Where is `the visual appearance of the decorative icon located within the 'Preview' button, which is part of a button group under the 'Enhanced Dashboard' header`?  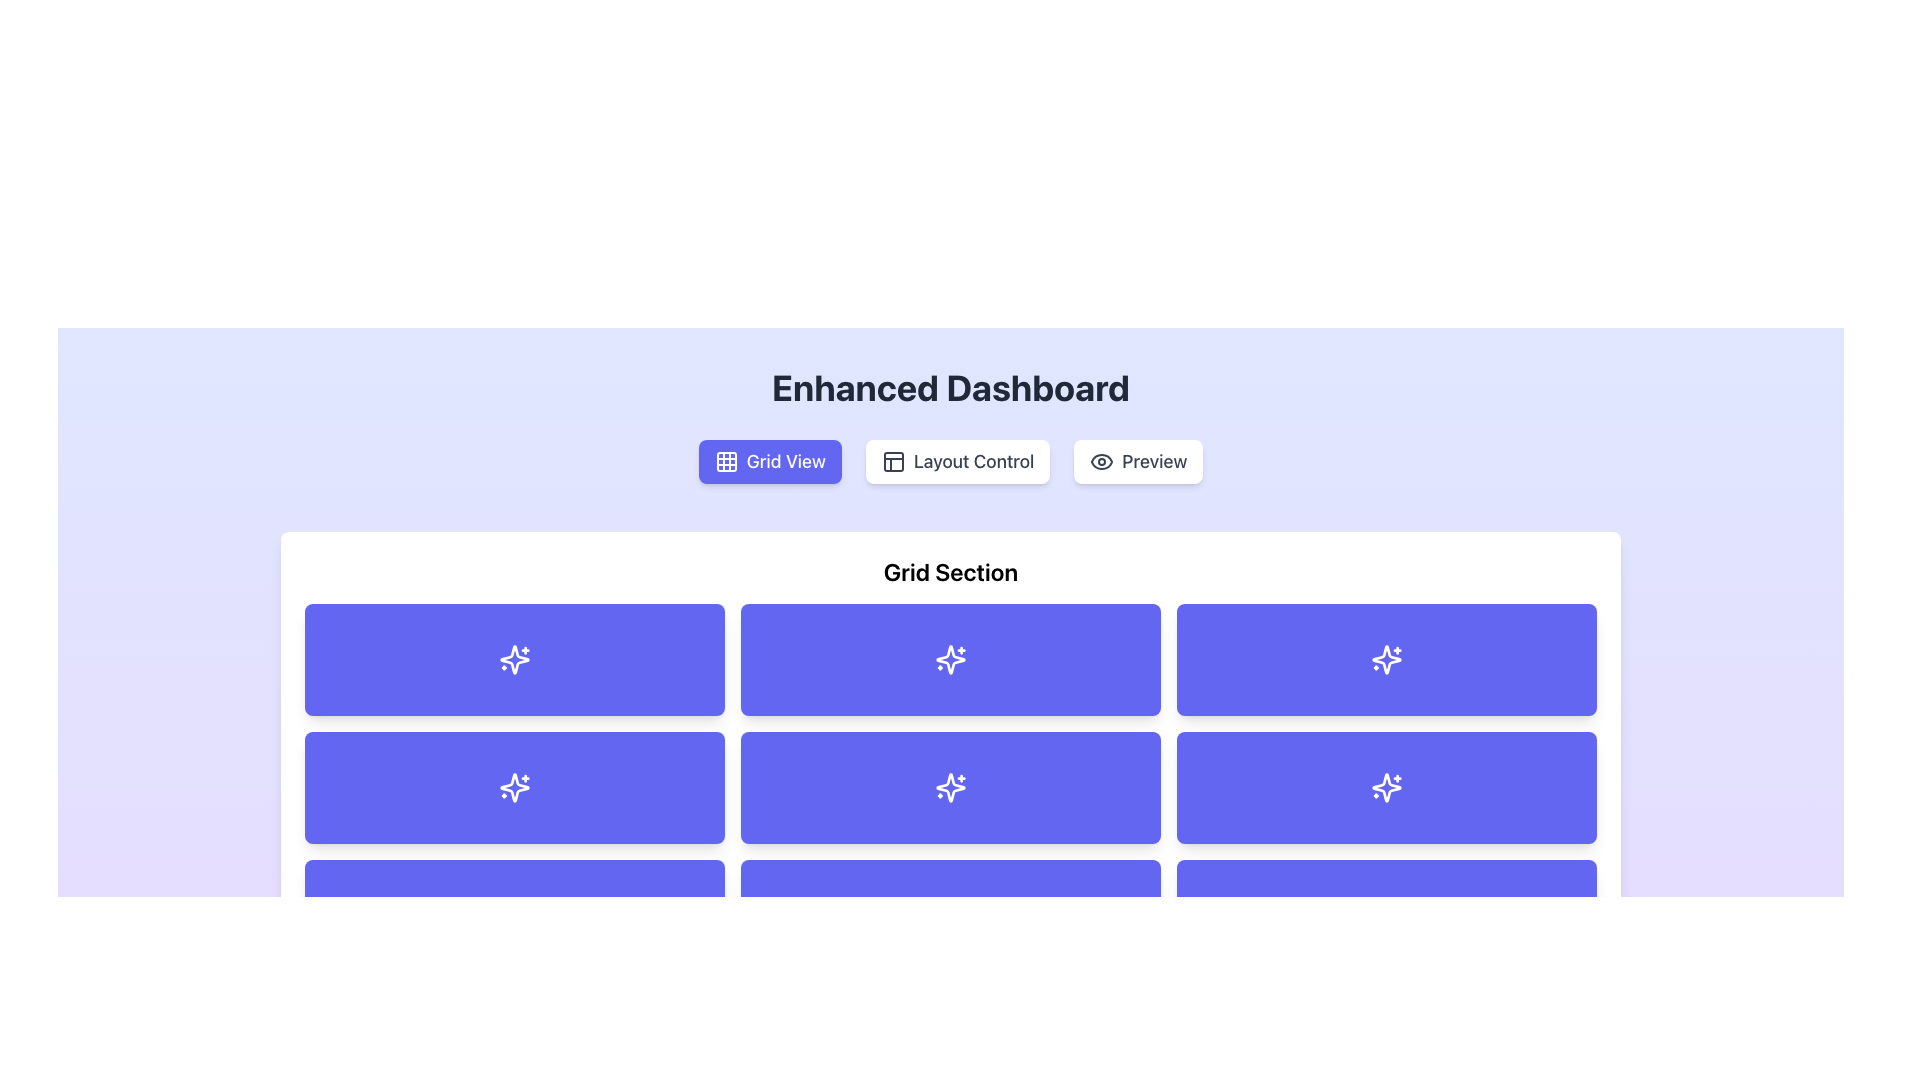
the visual appearance of the decorative icon located within the 'Preview' button, which is part of a button group under the 'Enhanced Dashboard' header is located at coordinates (1101, 462).